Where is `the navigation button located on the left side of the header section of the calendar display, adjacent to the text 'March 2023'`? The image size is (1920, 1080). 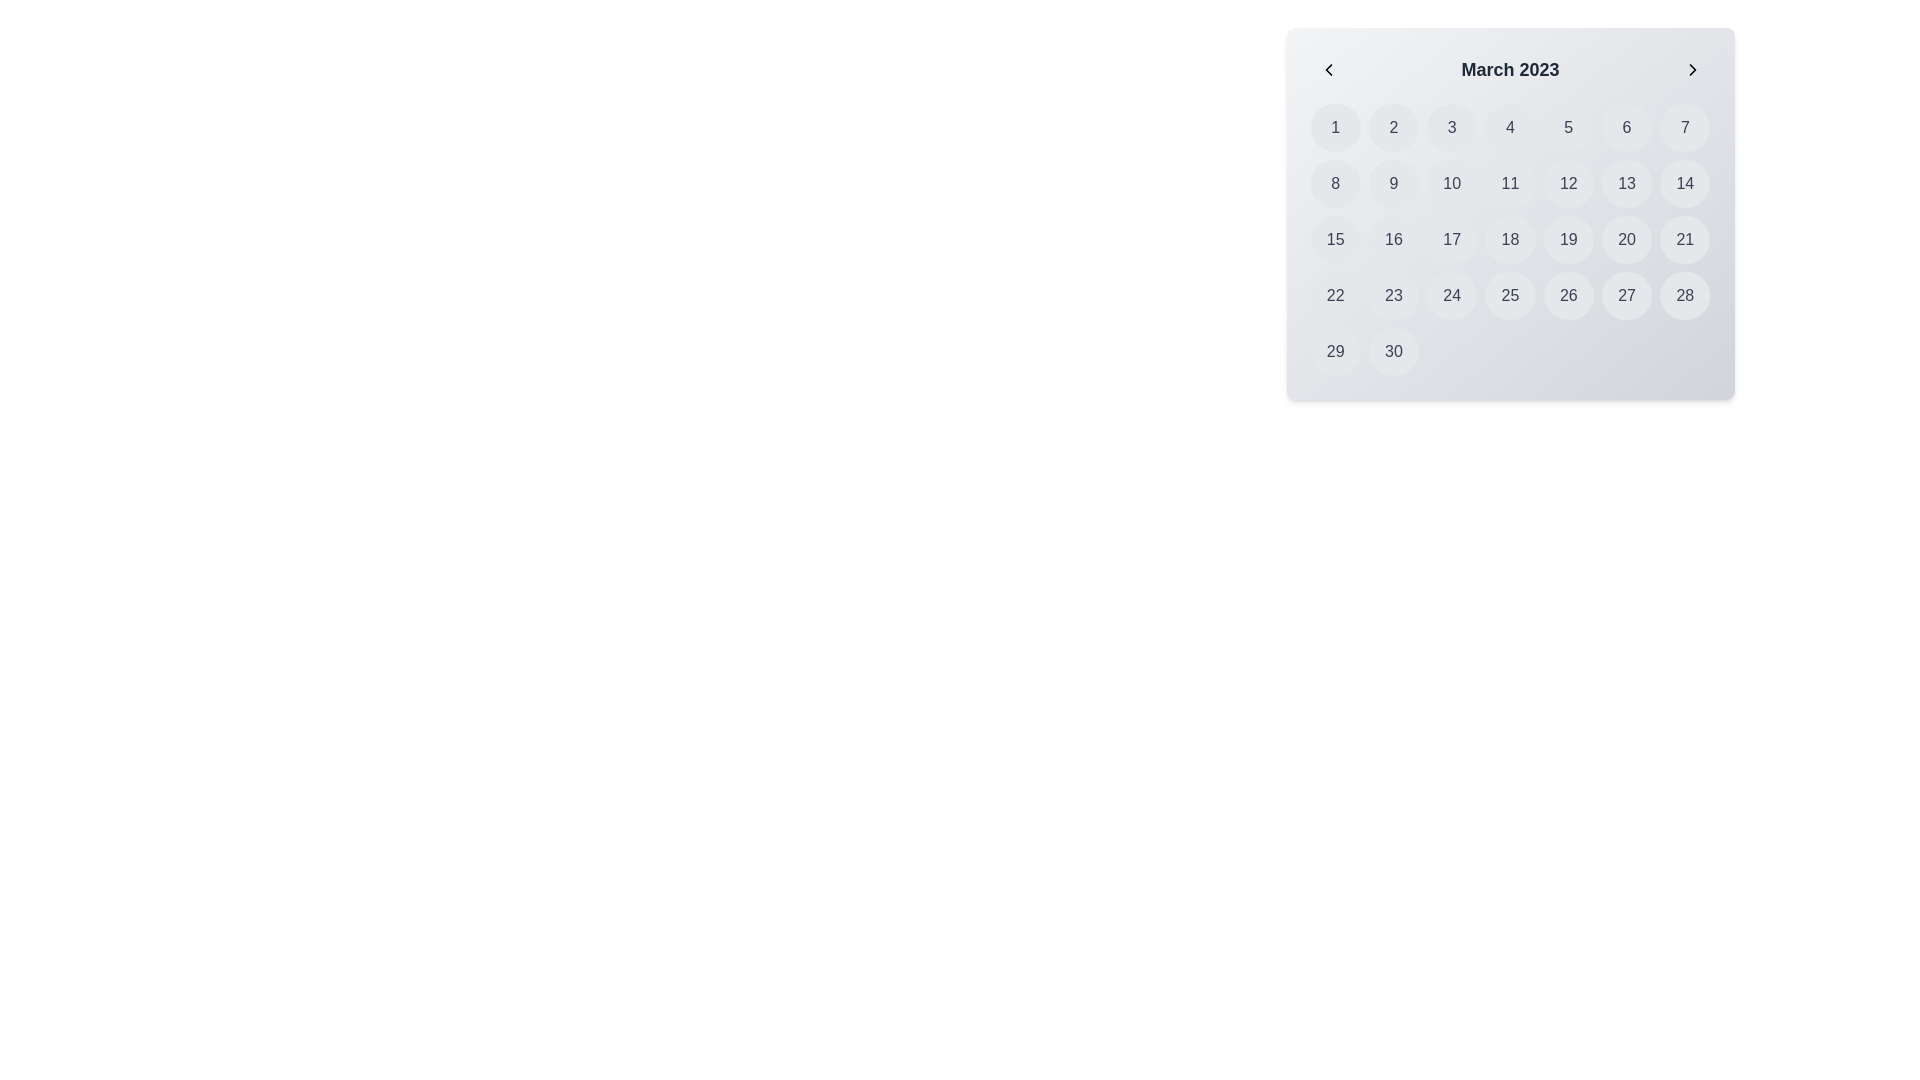 the navigation button located on the left side of the header section of the calendar display, adjacent to the text 'March 2023' is located at coordinates (1328, 68).